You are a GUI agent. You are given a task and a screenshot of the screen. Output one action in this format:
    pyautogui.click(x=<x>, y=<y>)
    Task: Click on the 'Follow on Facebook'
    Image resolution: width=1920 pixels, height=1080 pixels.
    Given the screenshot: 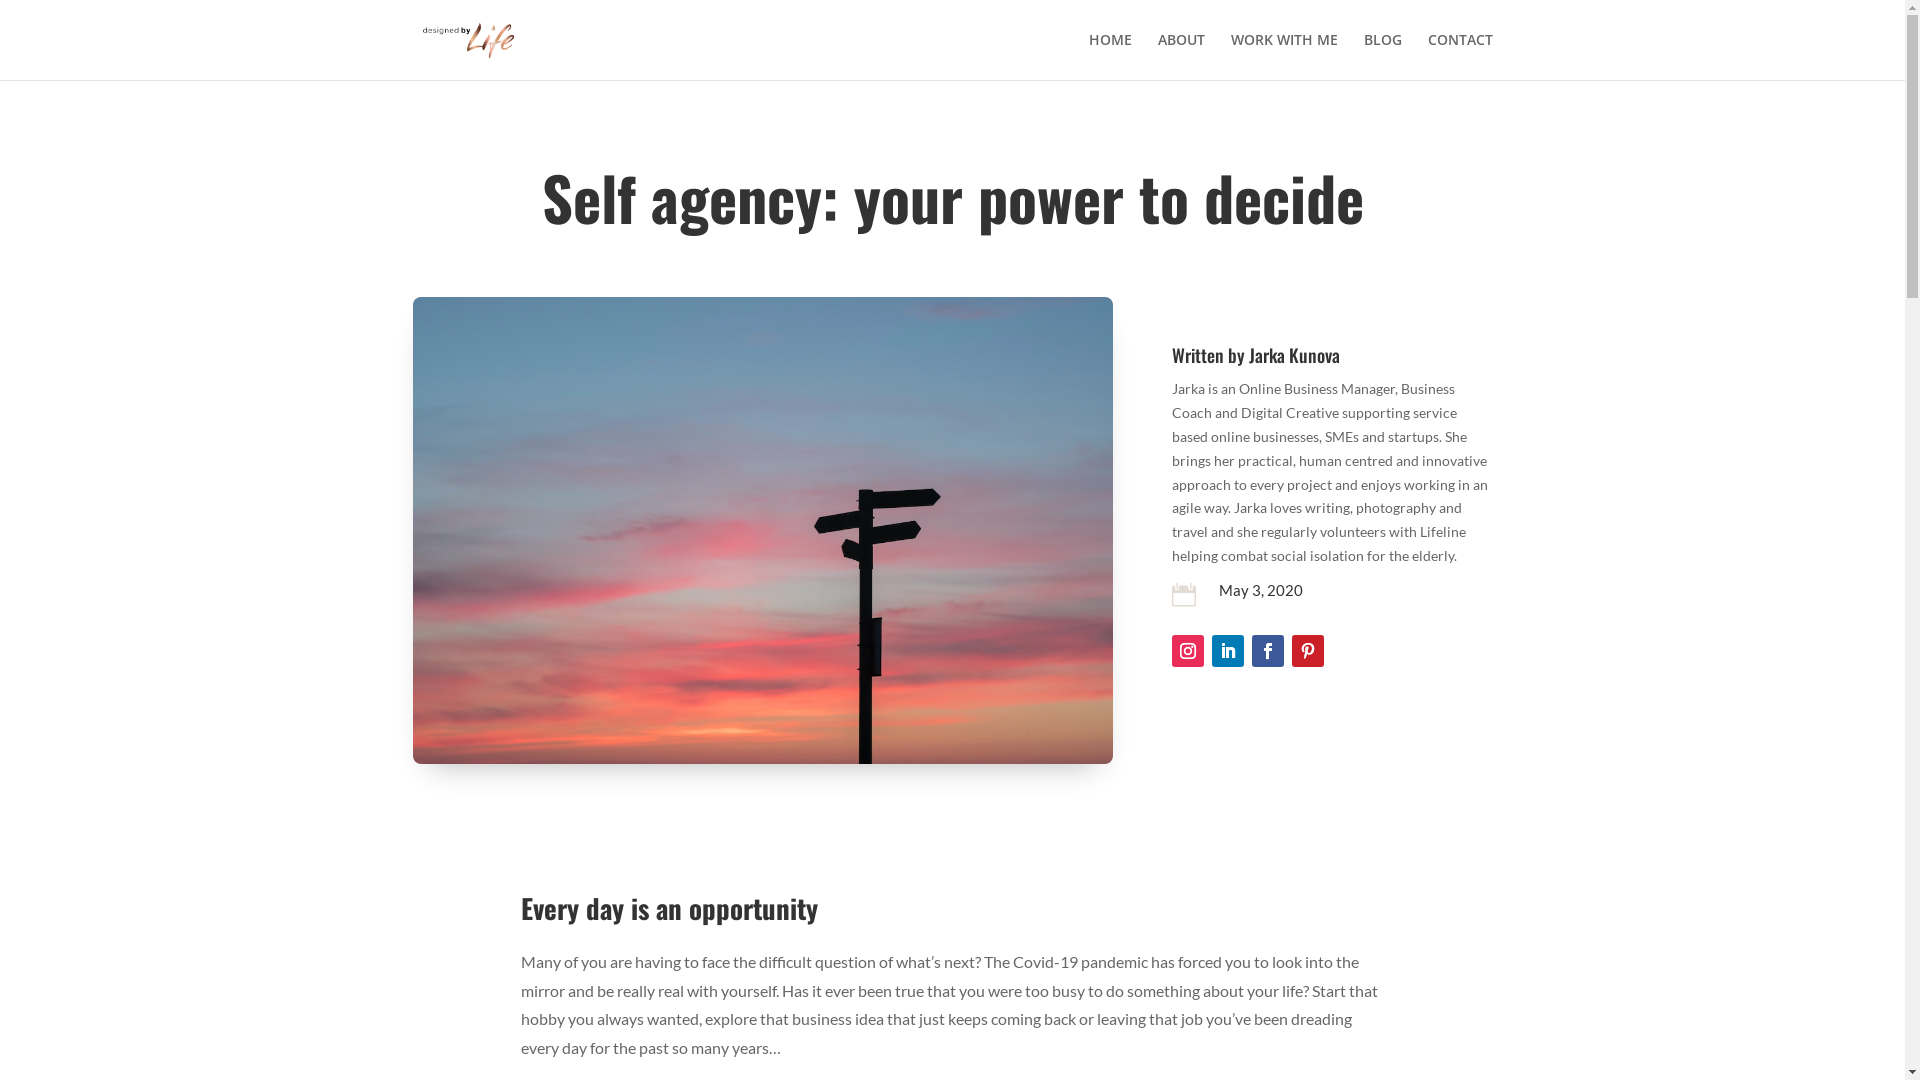 What is the action you would take?
    pyautogui.click(x=1266, y=651)
    